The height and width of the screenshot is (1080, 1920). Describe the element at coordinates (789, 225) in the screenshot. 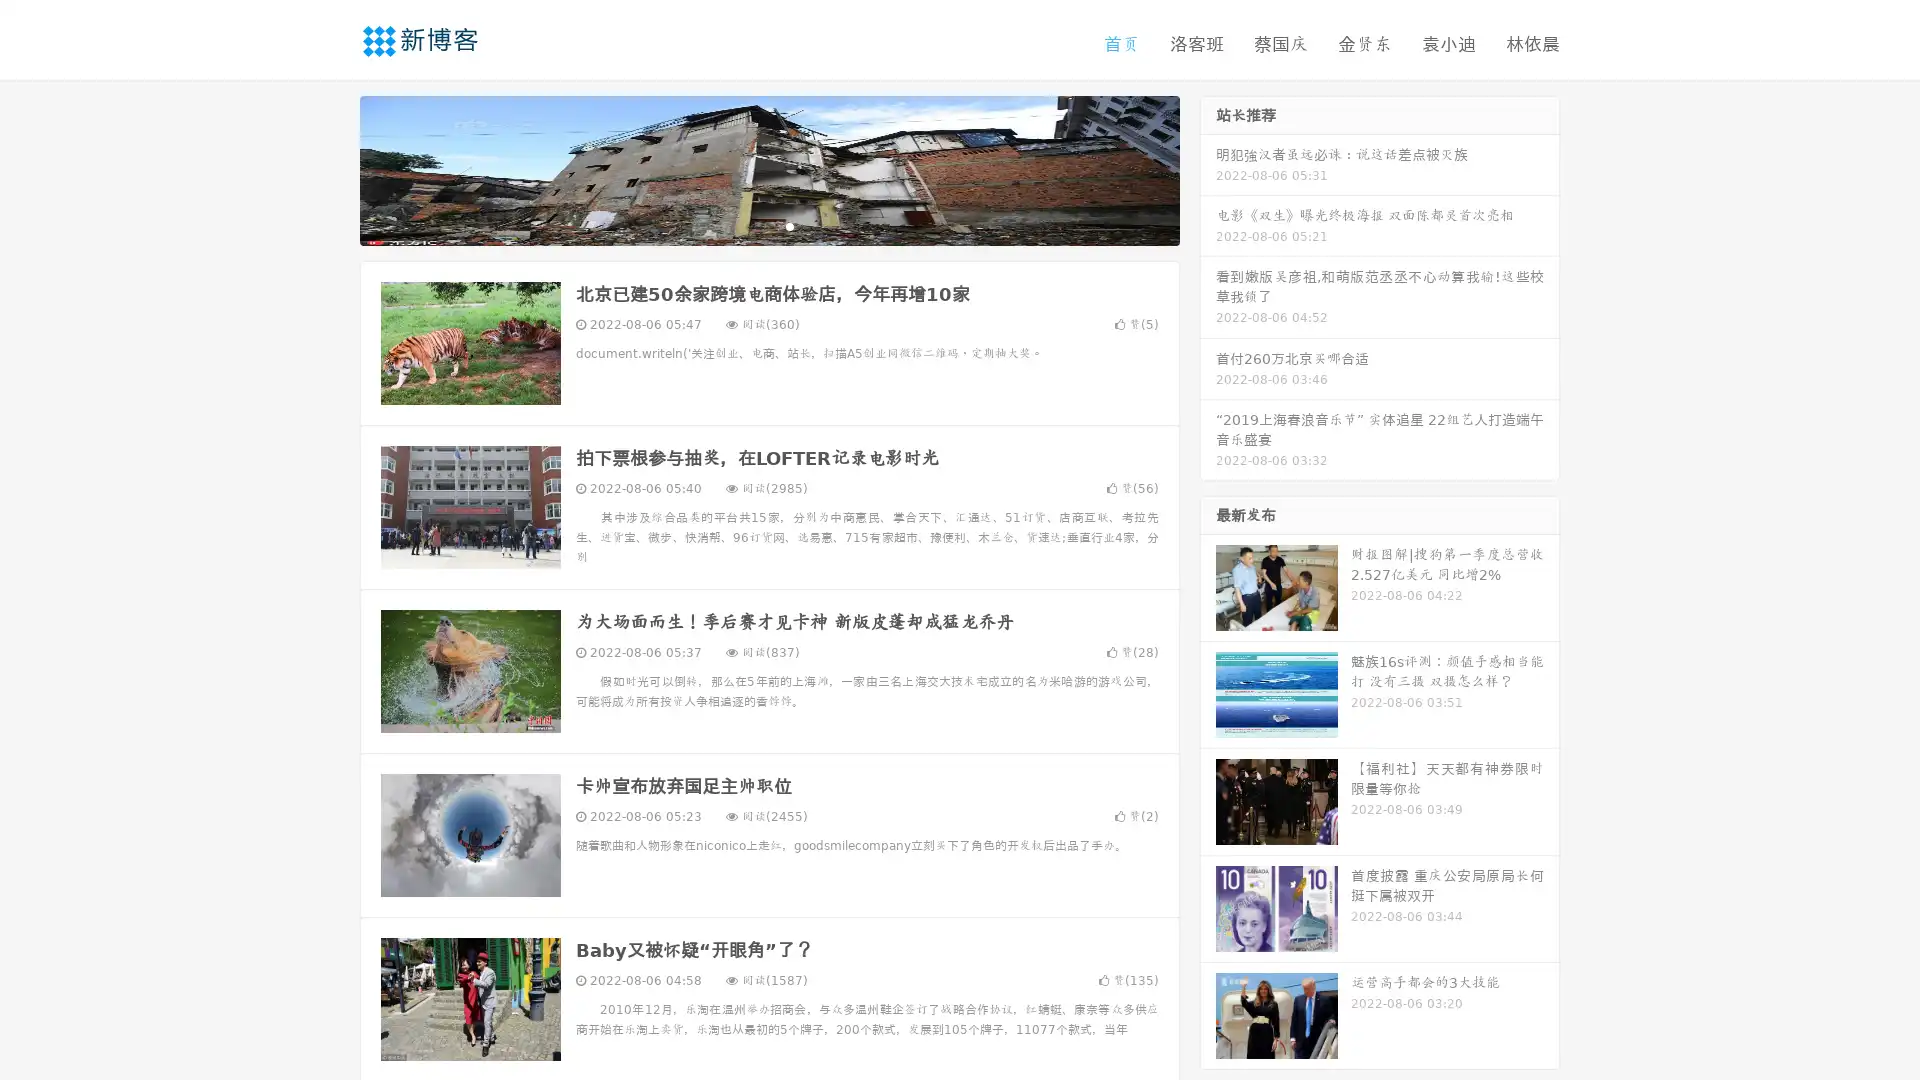

I see `Go to slide 3` at that location.